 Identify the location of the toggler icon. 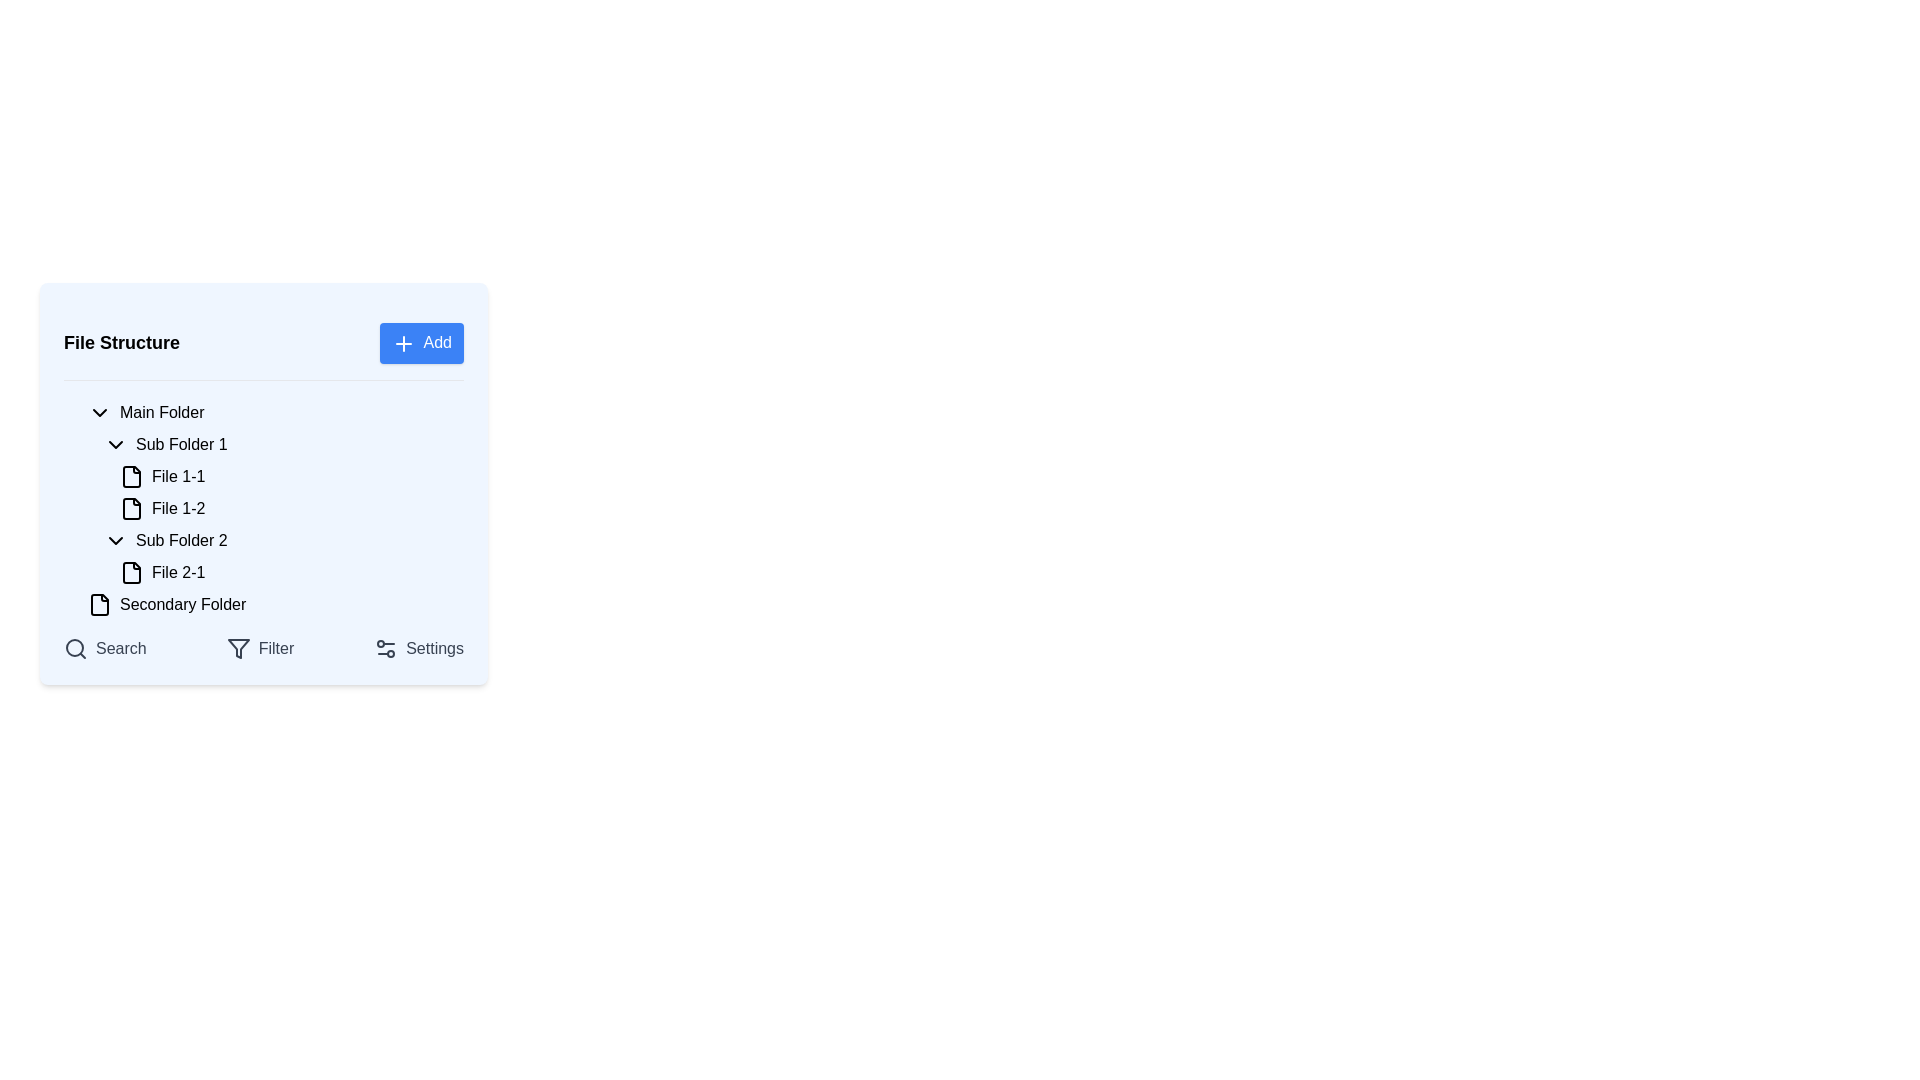
(99, 411).